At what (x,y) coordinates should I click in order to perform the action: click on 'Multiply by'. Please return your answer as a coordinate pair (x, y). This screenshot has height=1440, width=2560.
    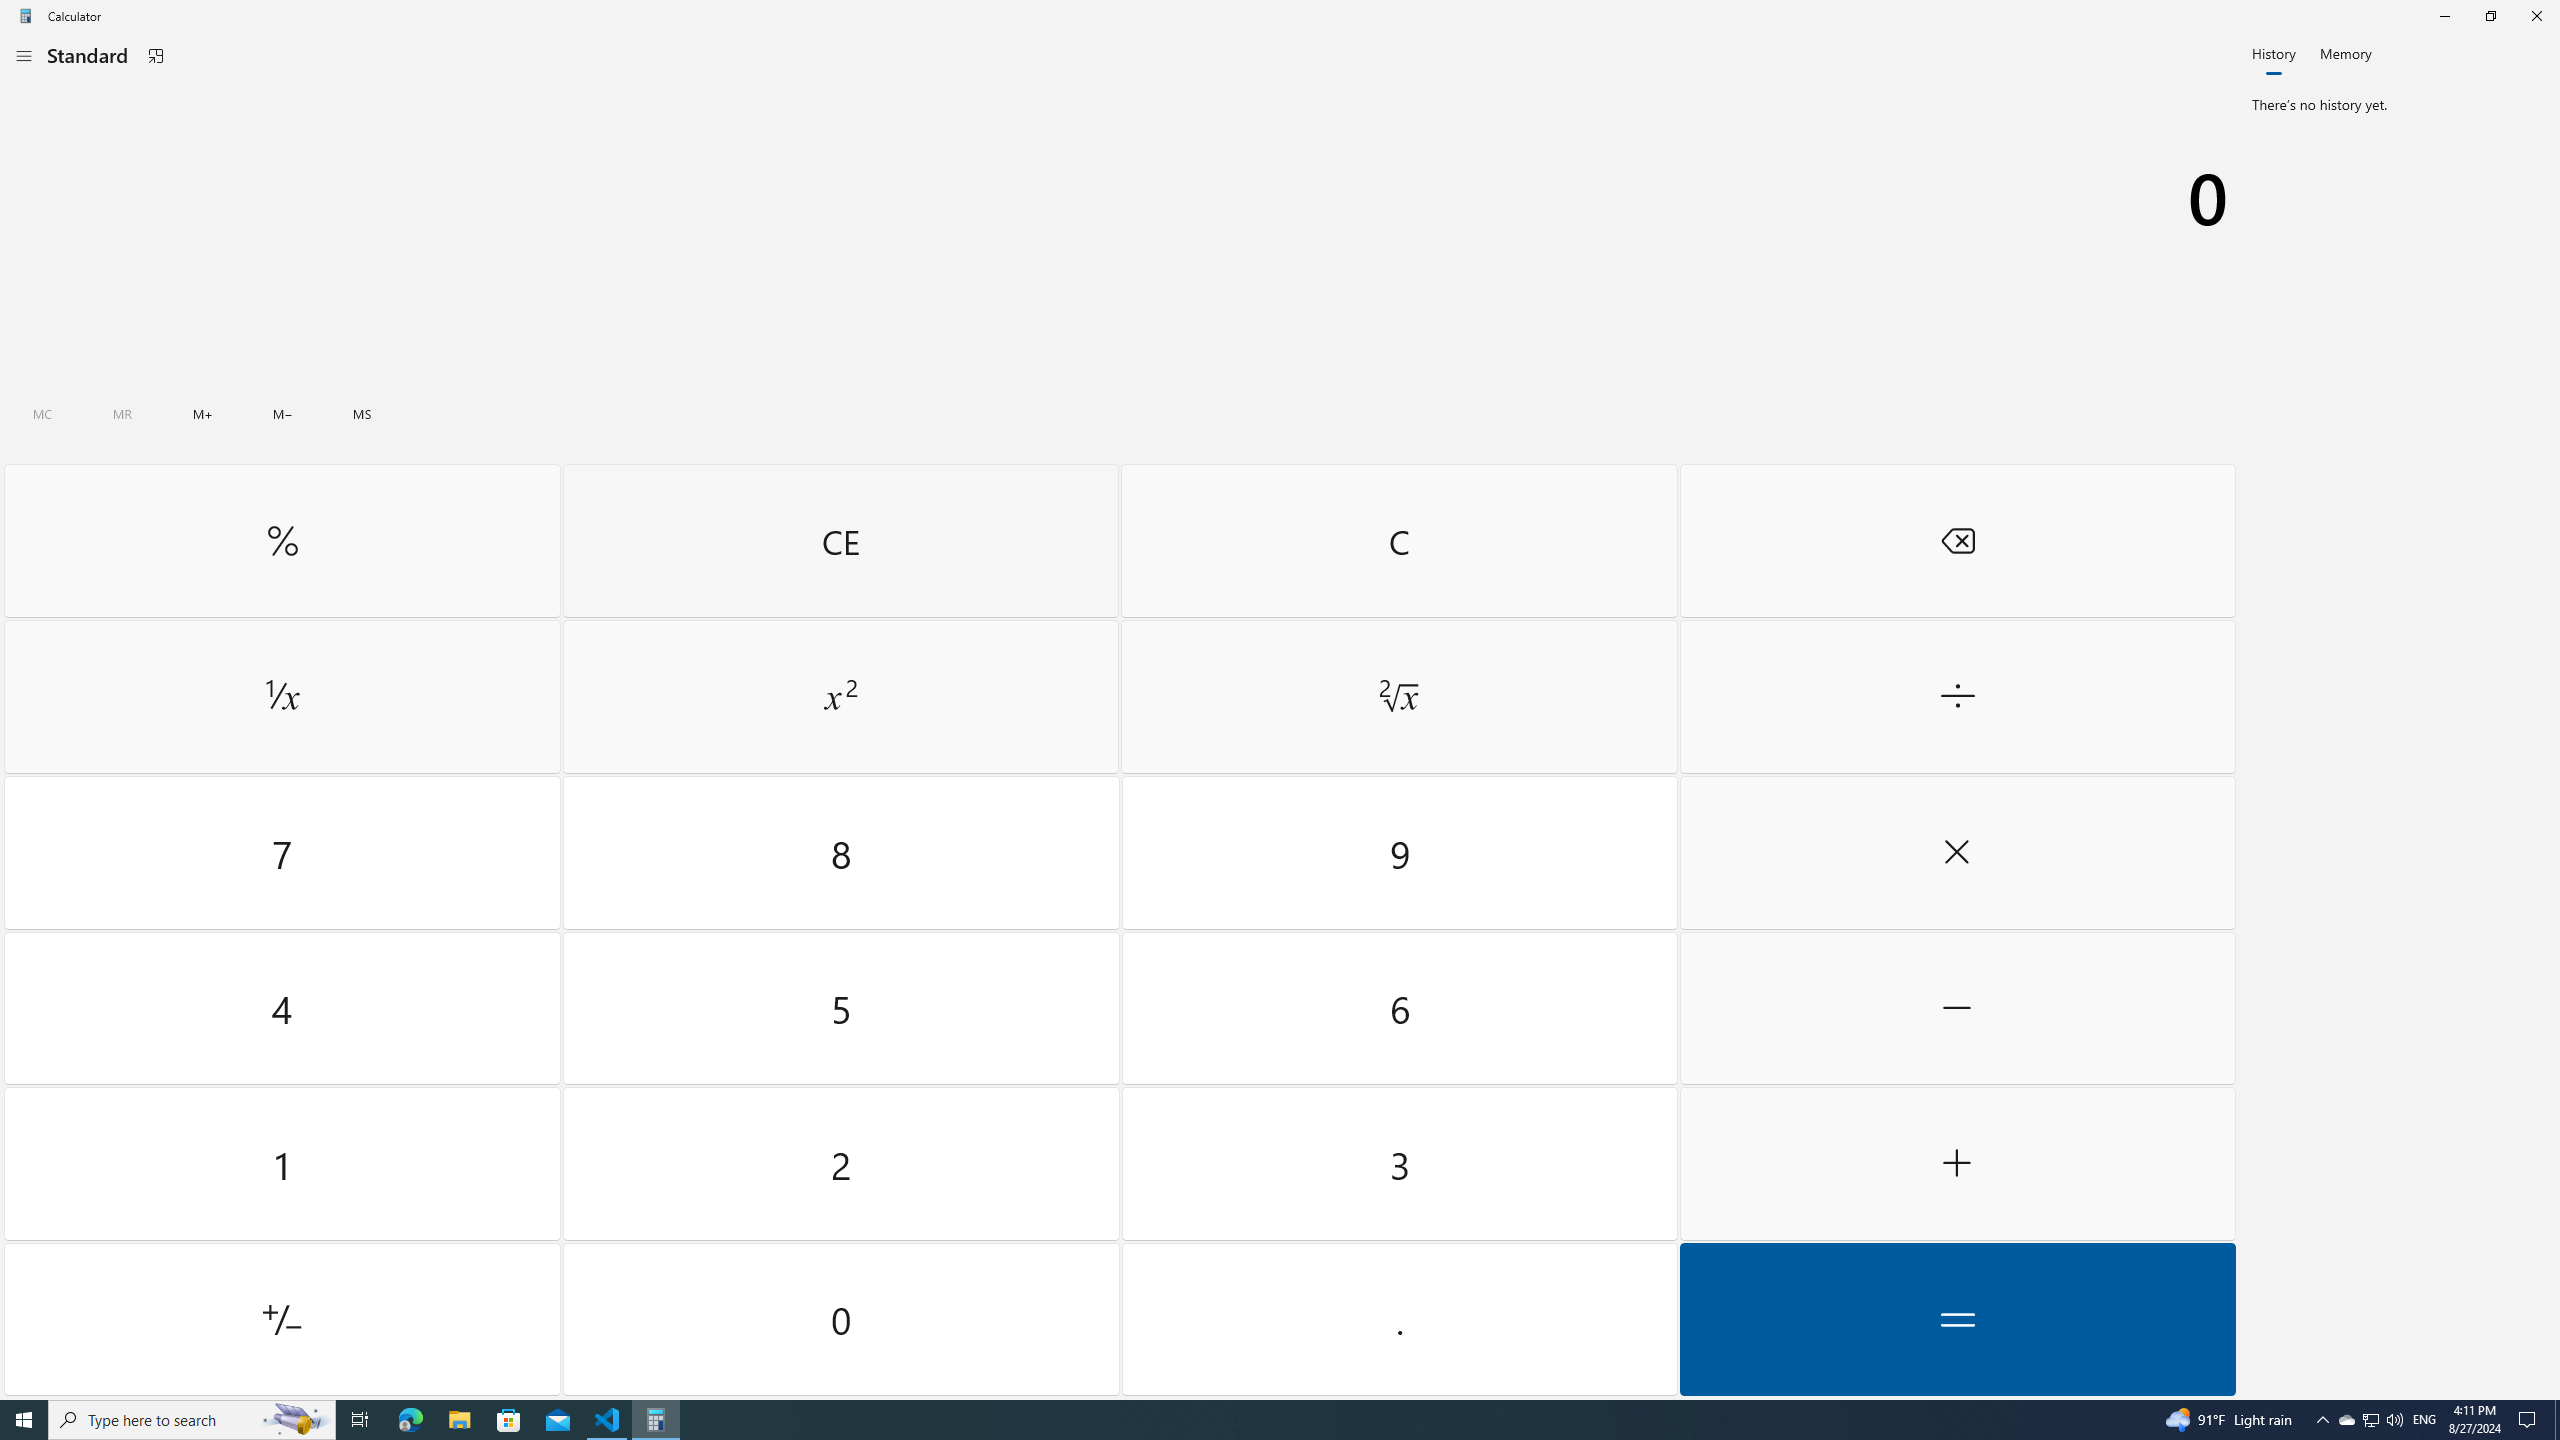
    Looking at the image, I should click on (1956, 853).